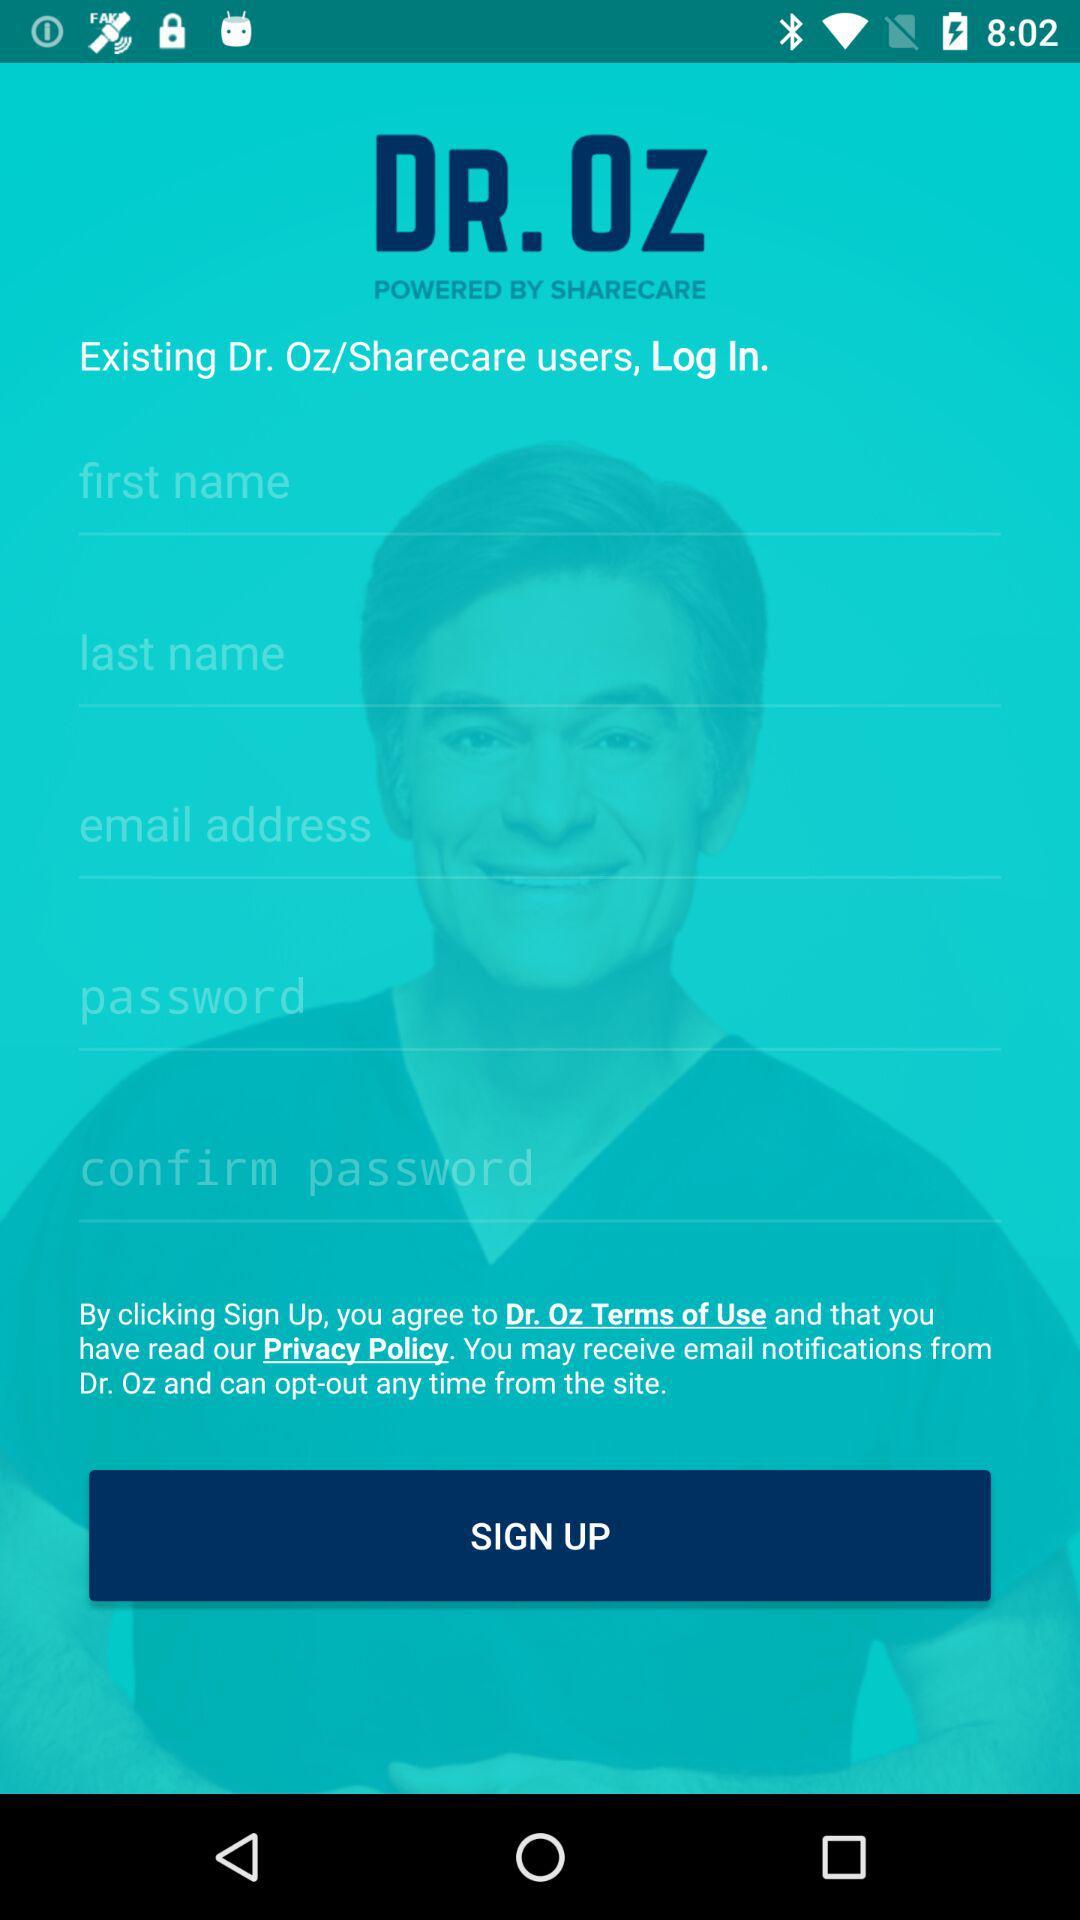 Image resolution: width=1080 pixels, height=1920 pixels. I want to click on confirm password, so click(540, 1161).